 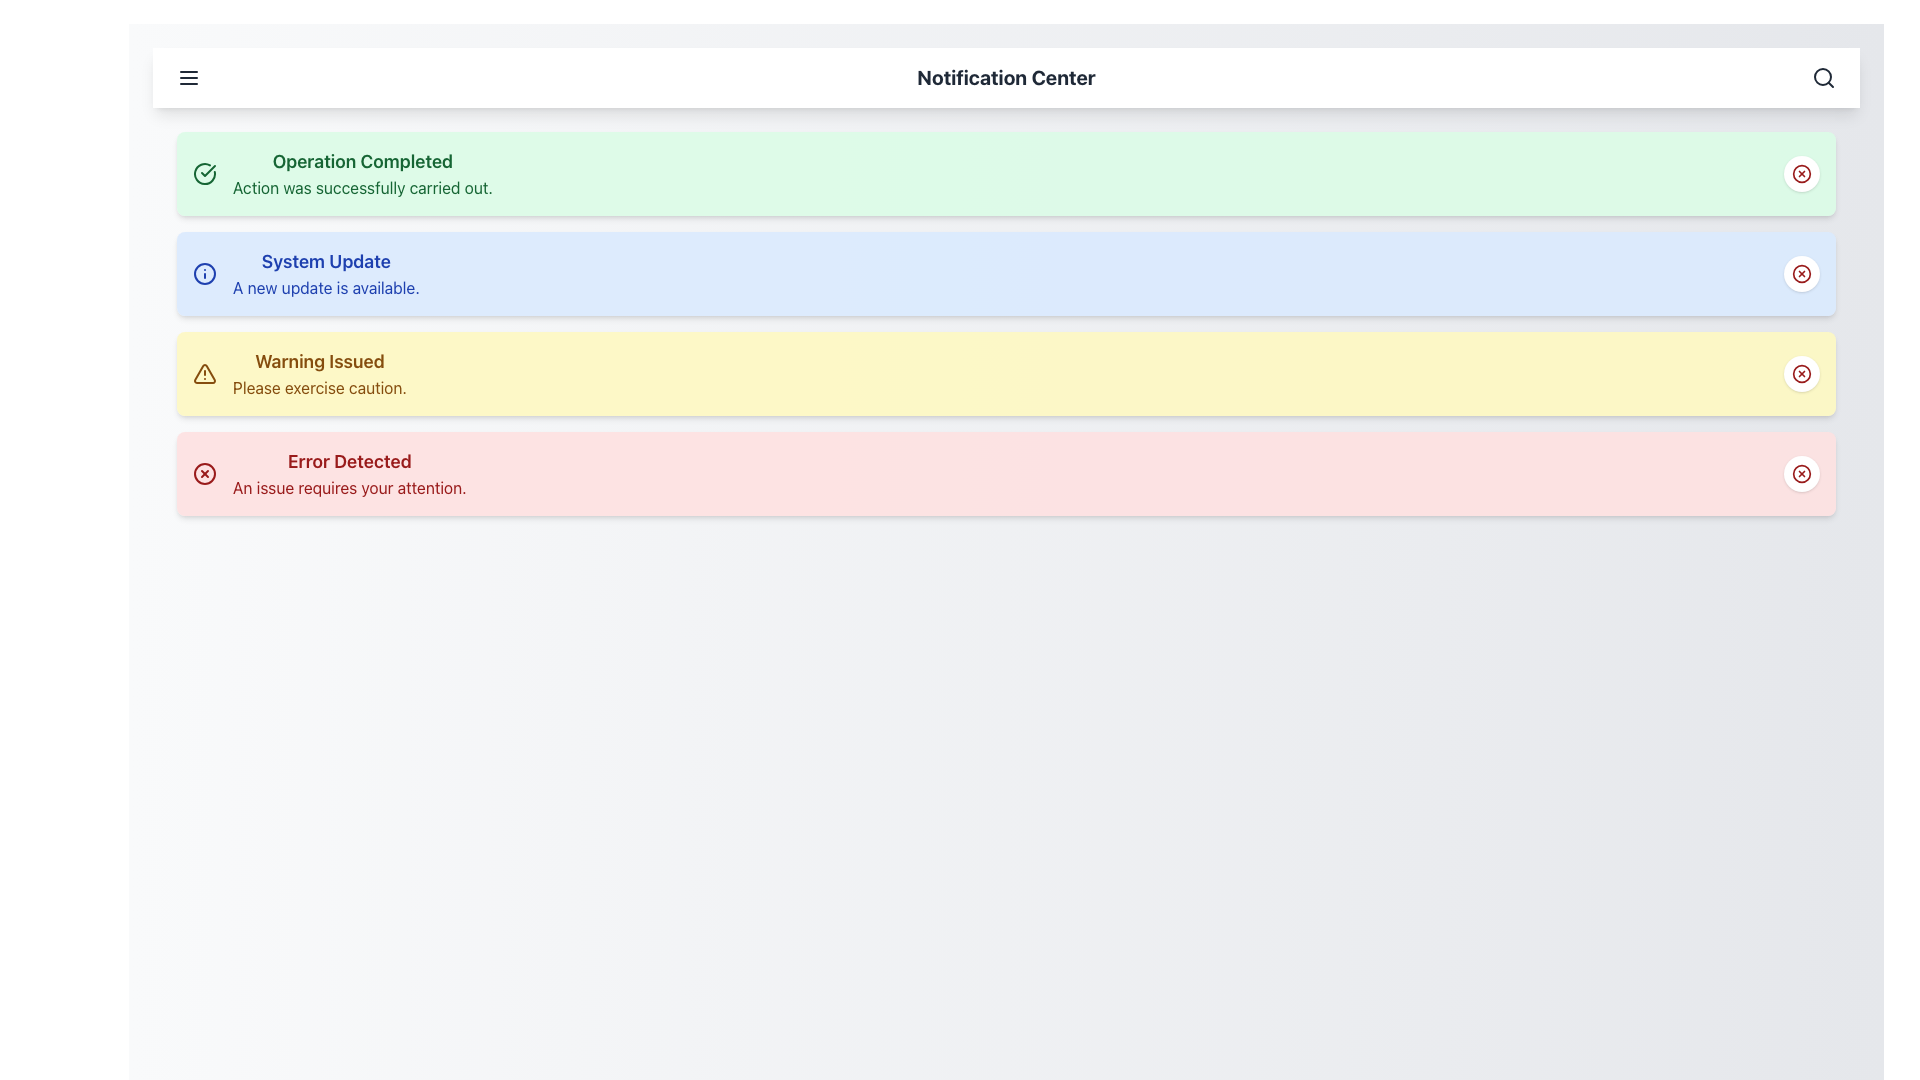 I want to click on the close icon button located at the topmost right side of the green notification bar labeled 'Operation Completed' and interact with it using keyboard focus, so click(x=1801, y=172).